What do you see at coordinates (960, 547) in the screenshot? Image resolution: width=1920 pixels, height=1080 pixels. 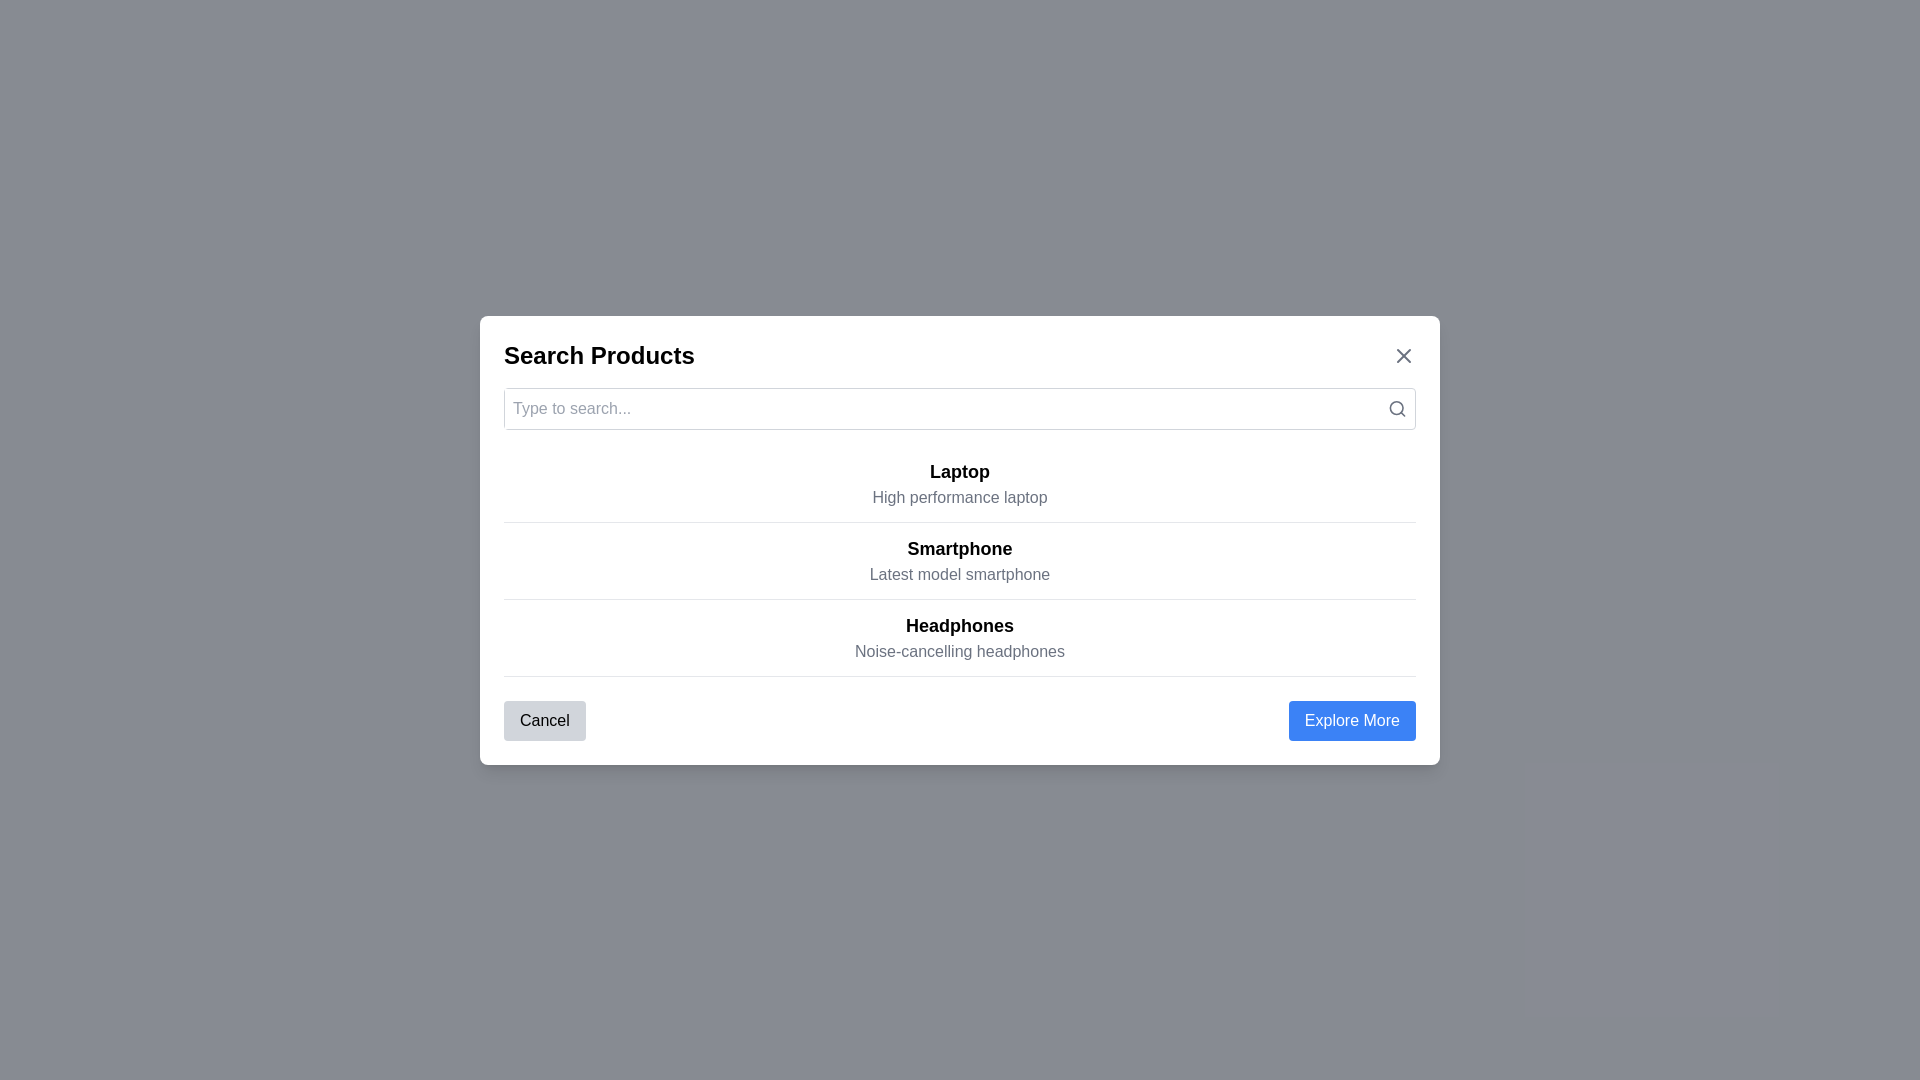 I see `the Text label that identifies the section as pertaining to smartphones to browse products` at bounding box center [960, 547].